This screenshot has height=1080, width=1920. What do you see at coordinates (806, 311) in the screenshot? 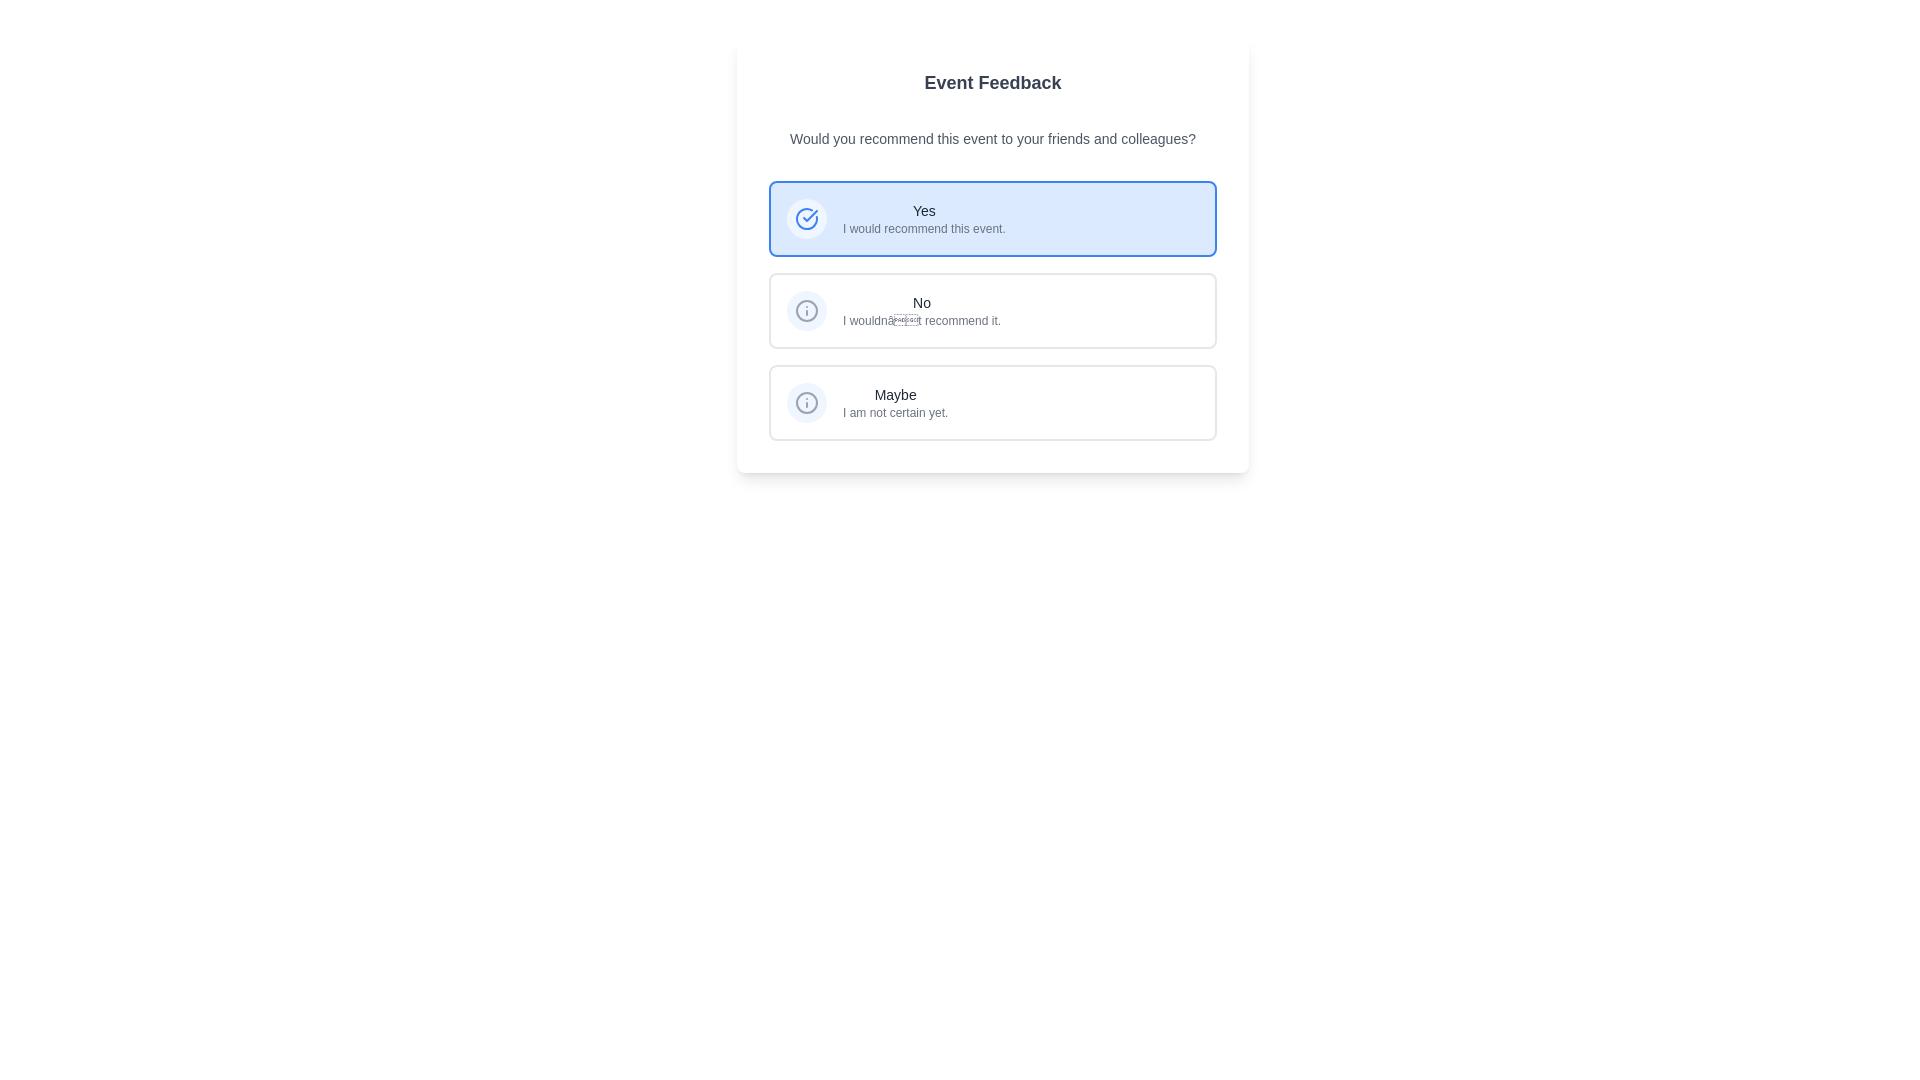
I see `the informational icon, which is a circular light blue icon with a gray 'i' symbol, located to the far left of the 'No, I wouldn’t recommend it.' feedback option` at bounding box center [806, 311].